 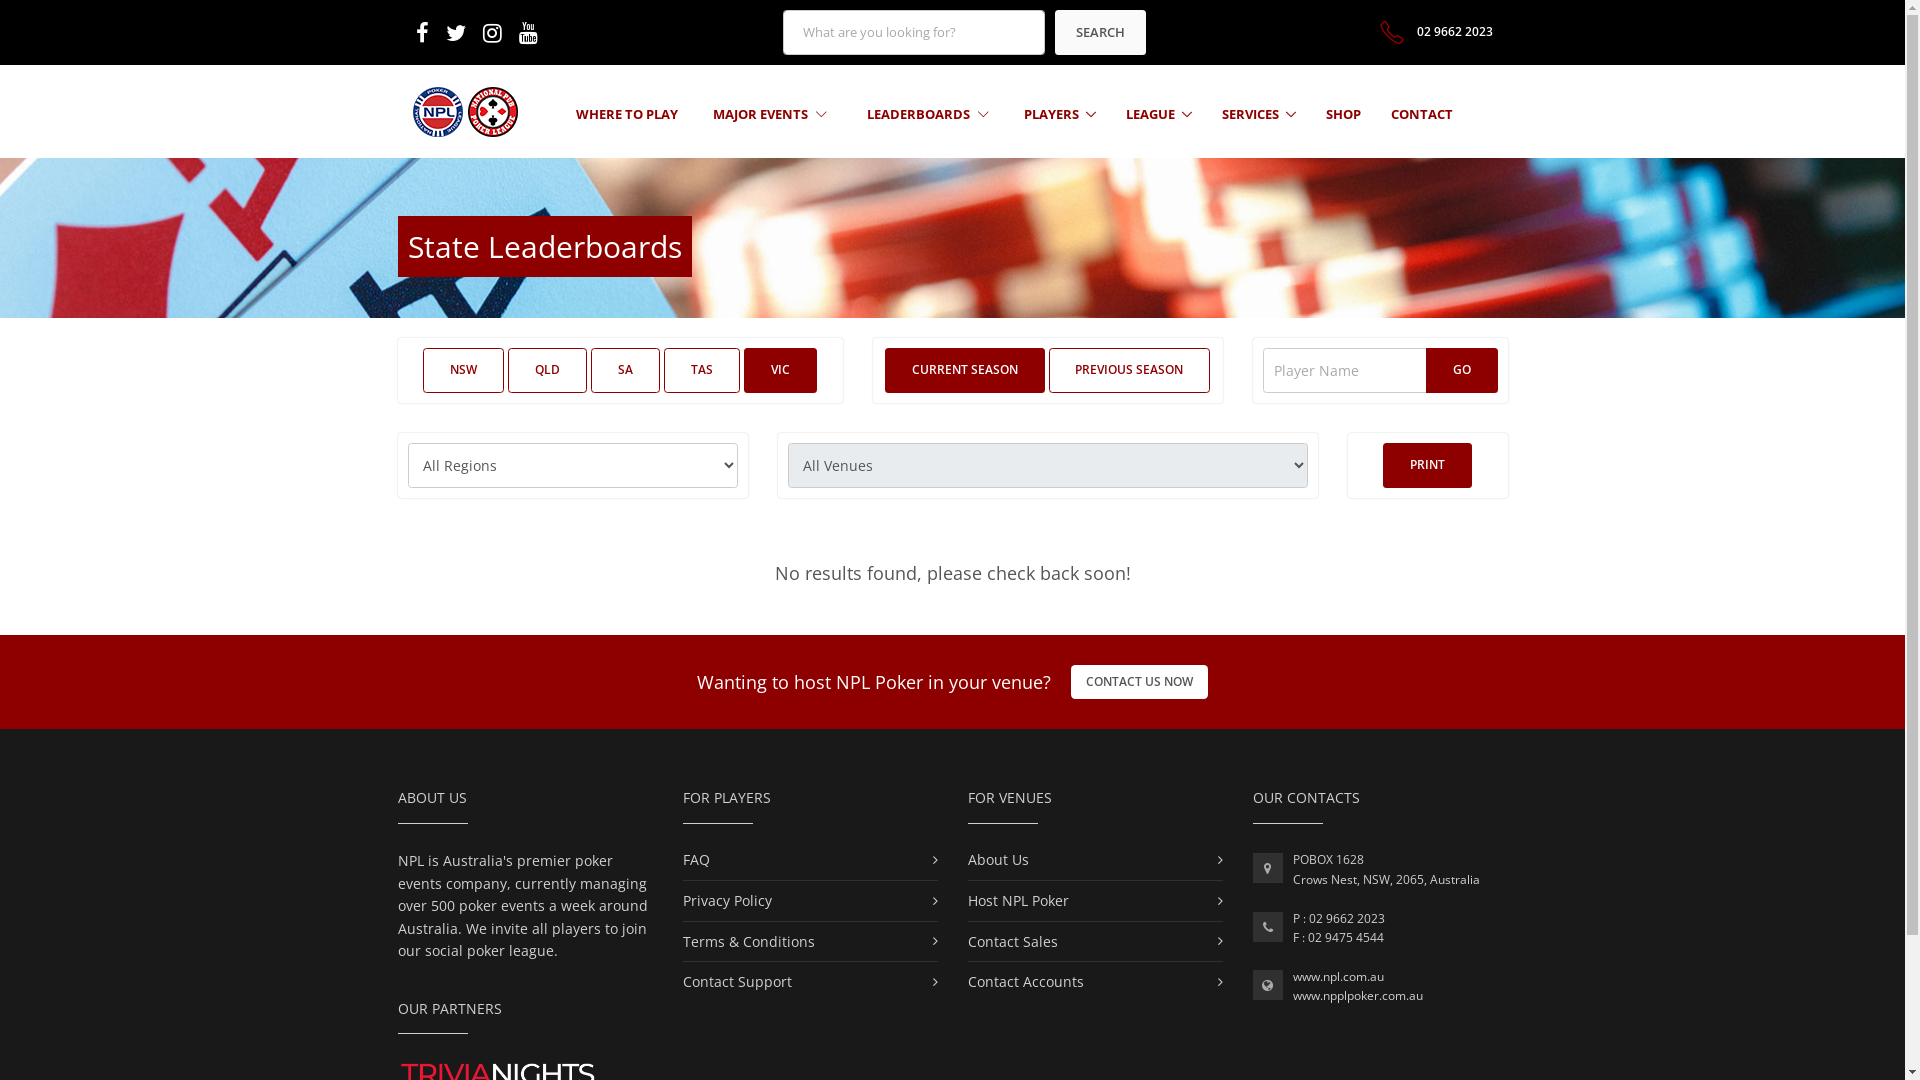 I want to click on 'CONTACT', so click(x=1390, y=114).